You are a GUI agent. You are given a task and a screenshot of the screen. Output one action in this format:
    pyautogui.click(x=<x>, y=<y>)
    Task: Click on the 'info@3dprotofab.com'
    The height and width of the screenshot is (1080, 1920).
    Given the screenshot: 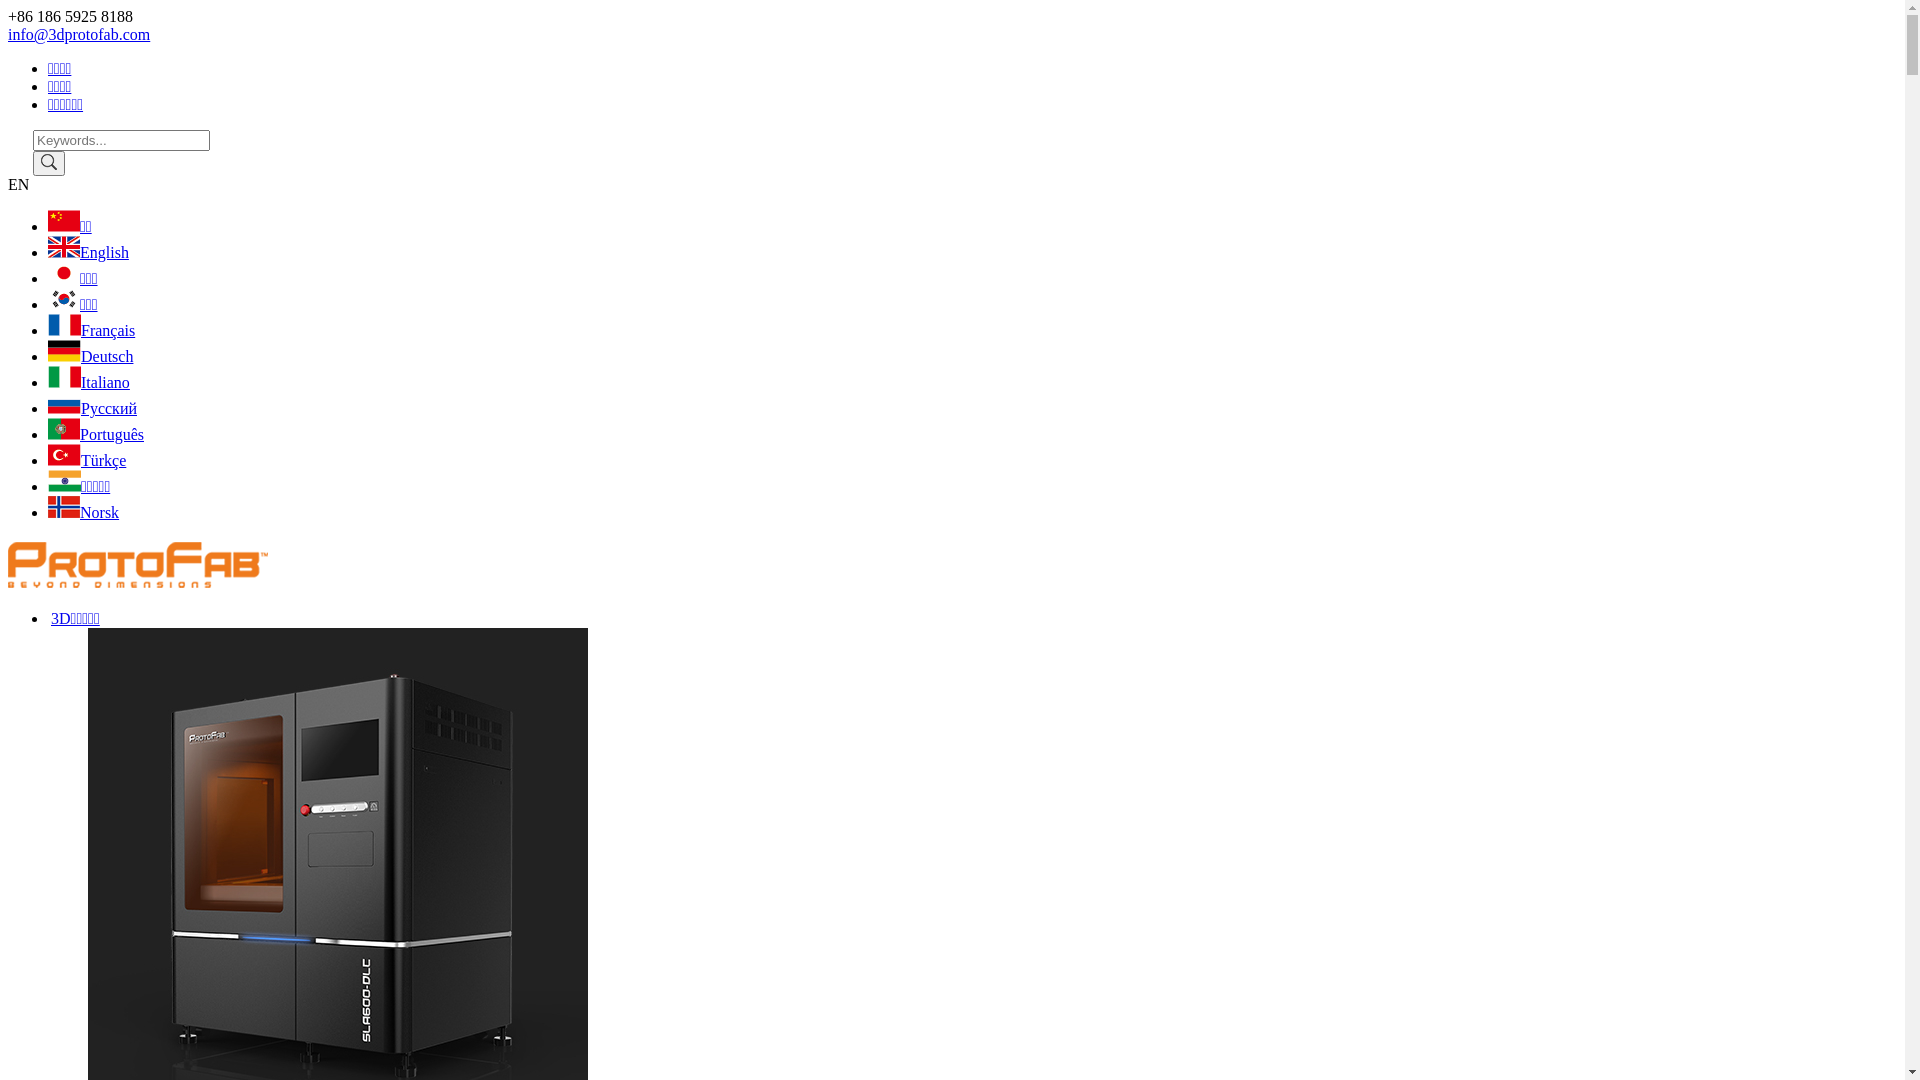 What is the action you would take?
    pyautogui.click(x=78, y=34)
    